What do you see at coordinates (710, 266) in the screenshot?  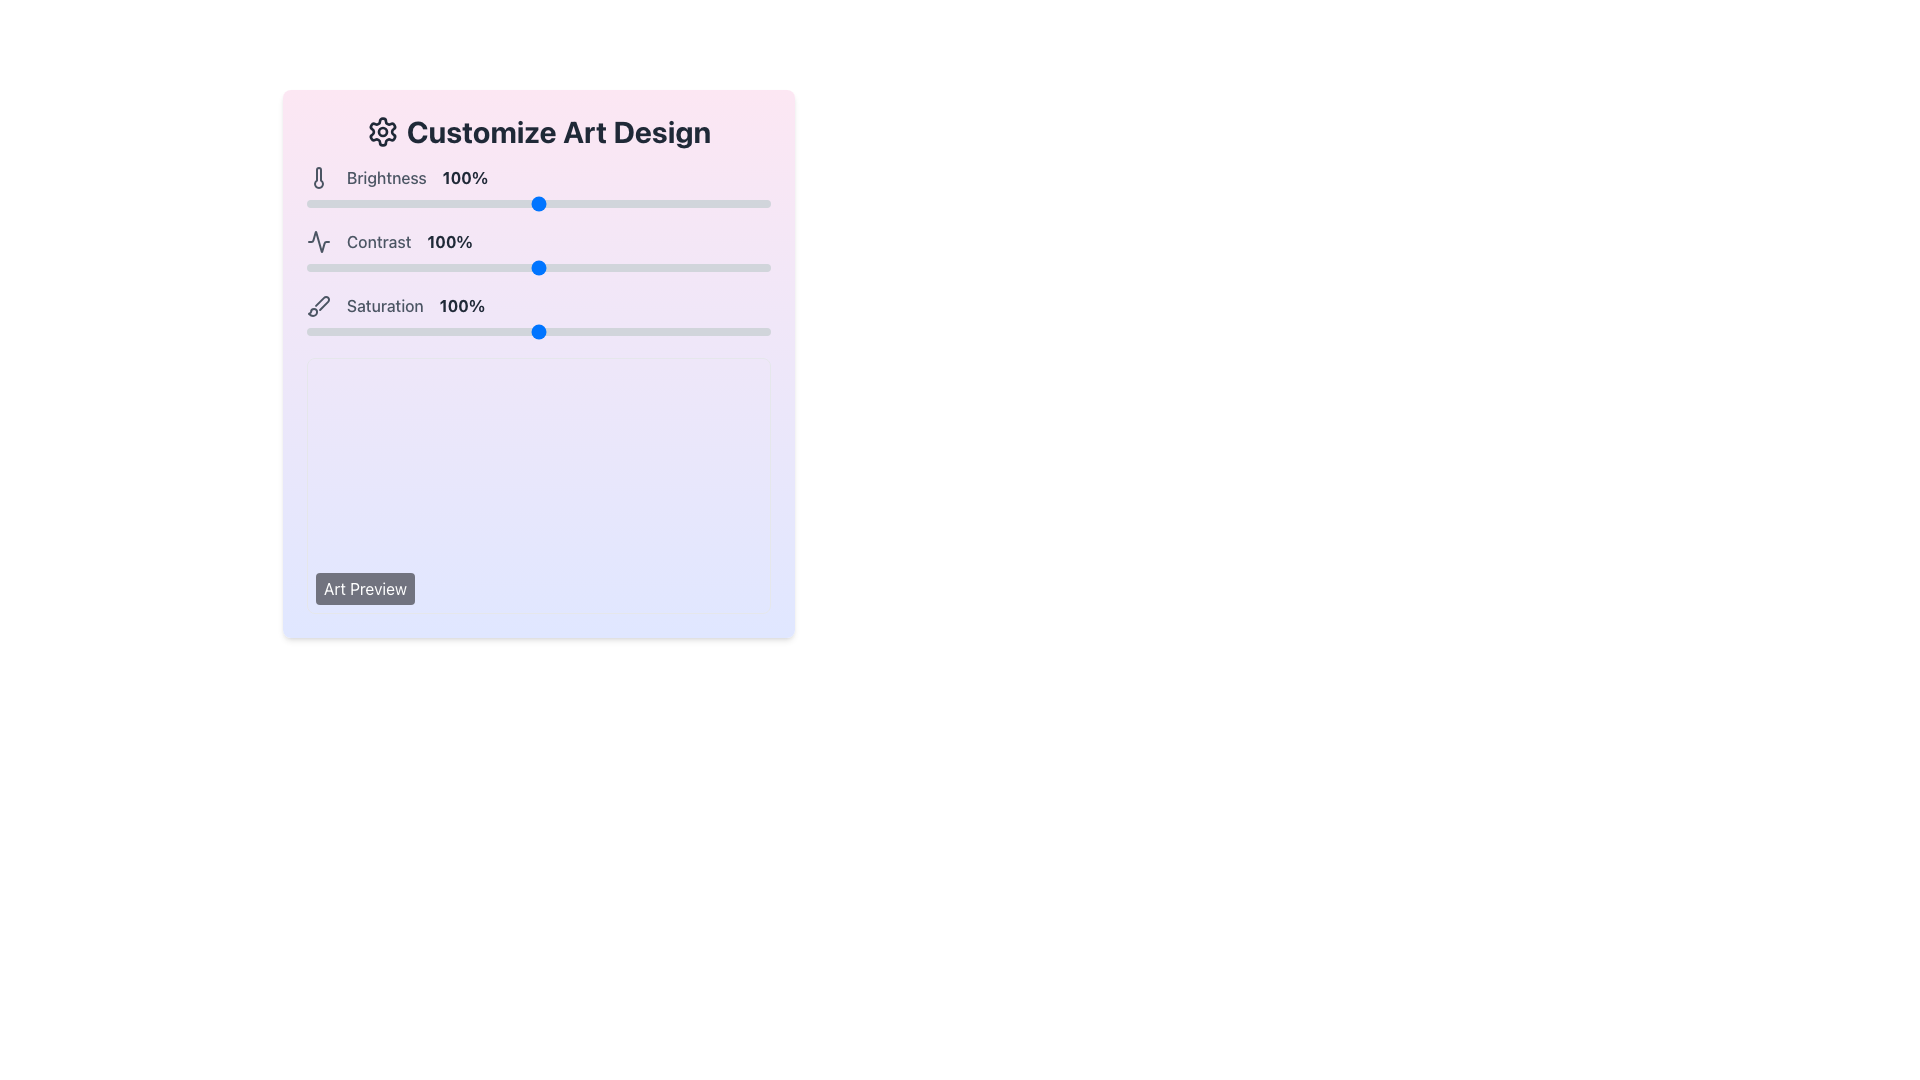 I see `the contrast level` at bounding box center [710, 266].